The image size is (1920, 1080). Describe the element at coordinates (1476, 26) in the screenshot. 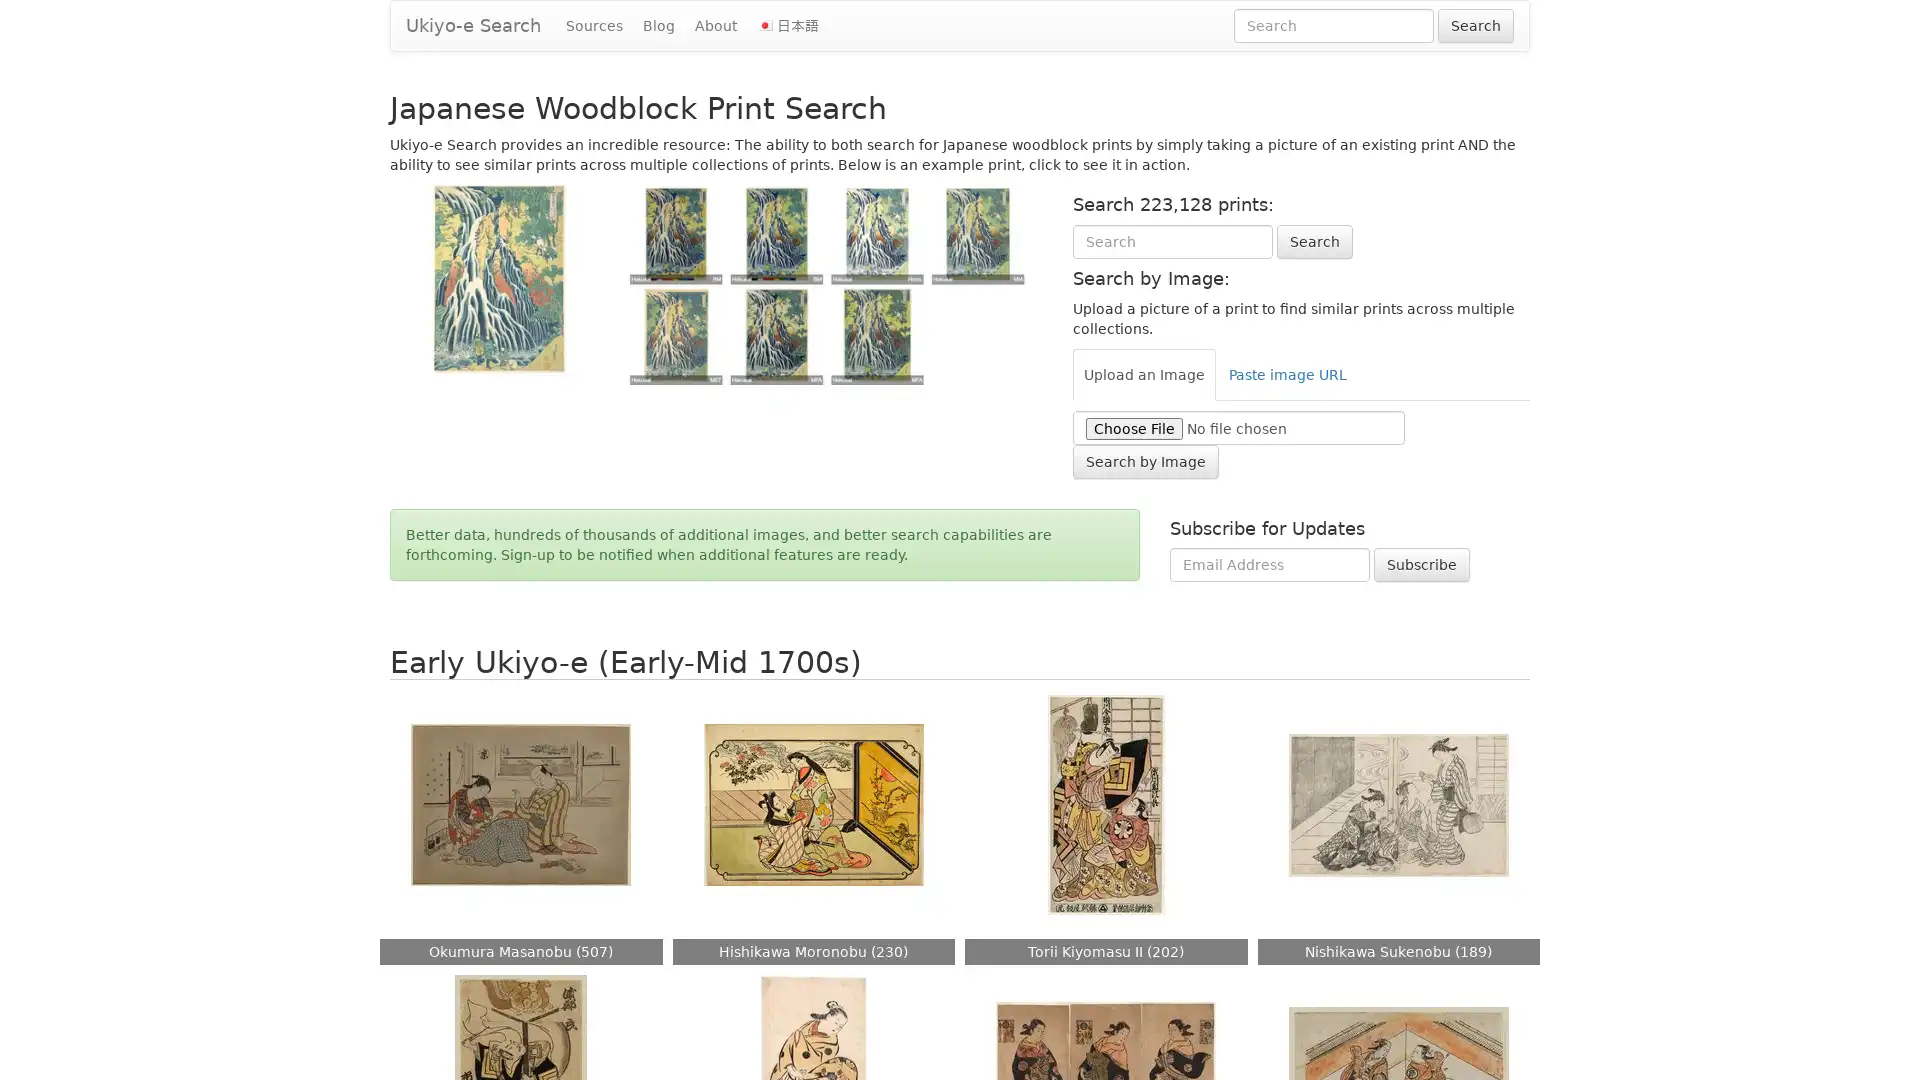

I see `Search` at that location.